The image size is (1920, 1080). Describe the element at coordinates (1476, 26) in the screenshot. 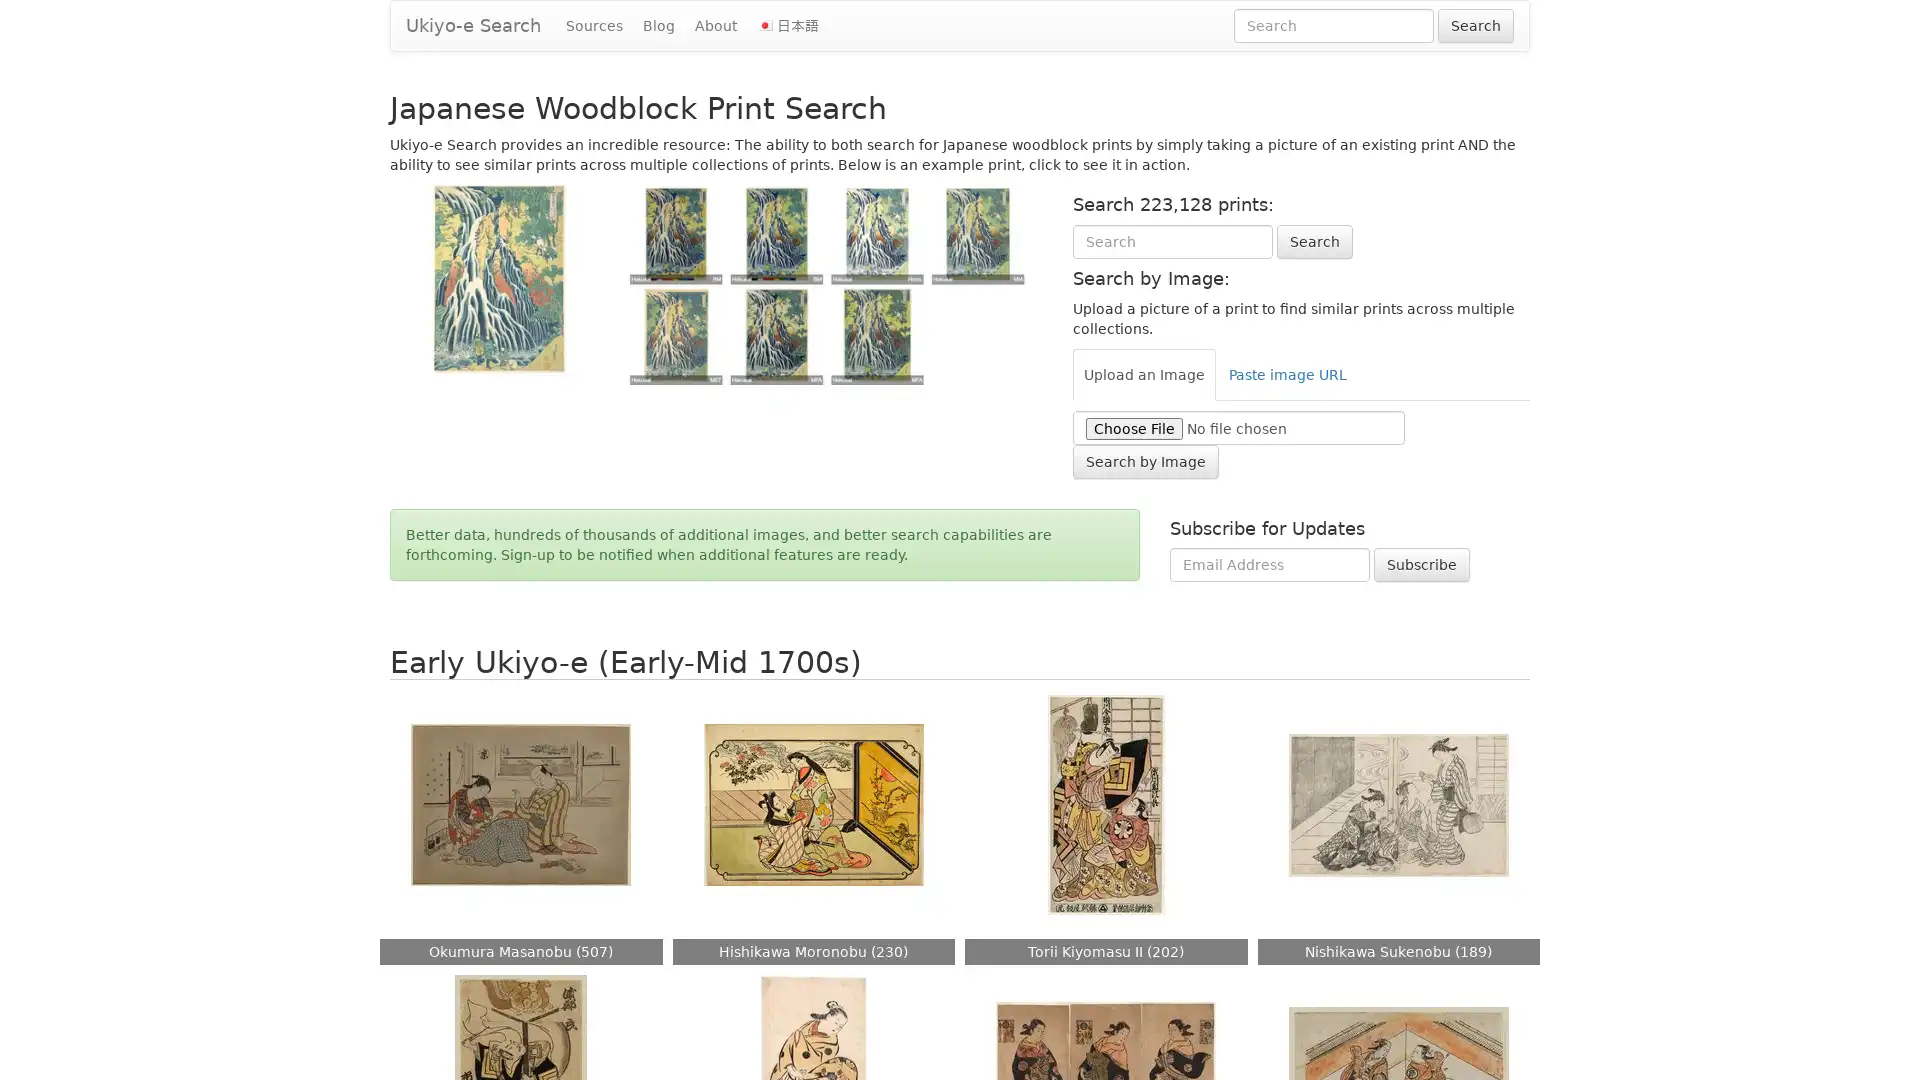

I see `Search` at that location.